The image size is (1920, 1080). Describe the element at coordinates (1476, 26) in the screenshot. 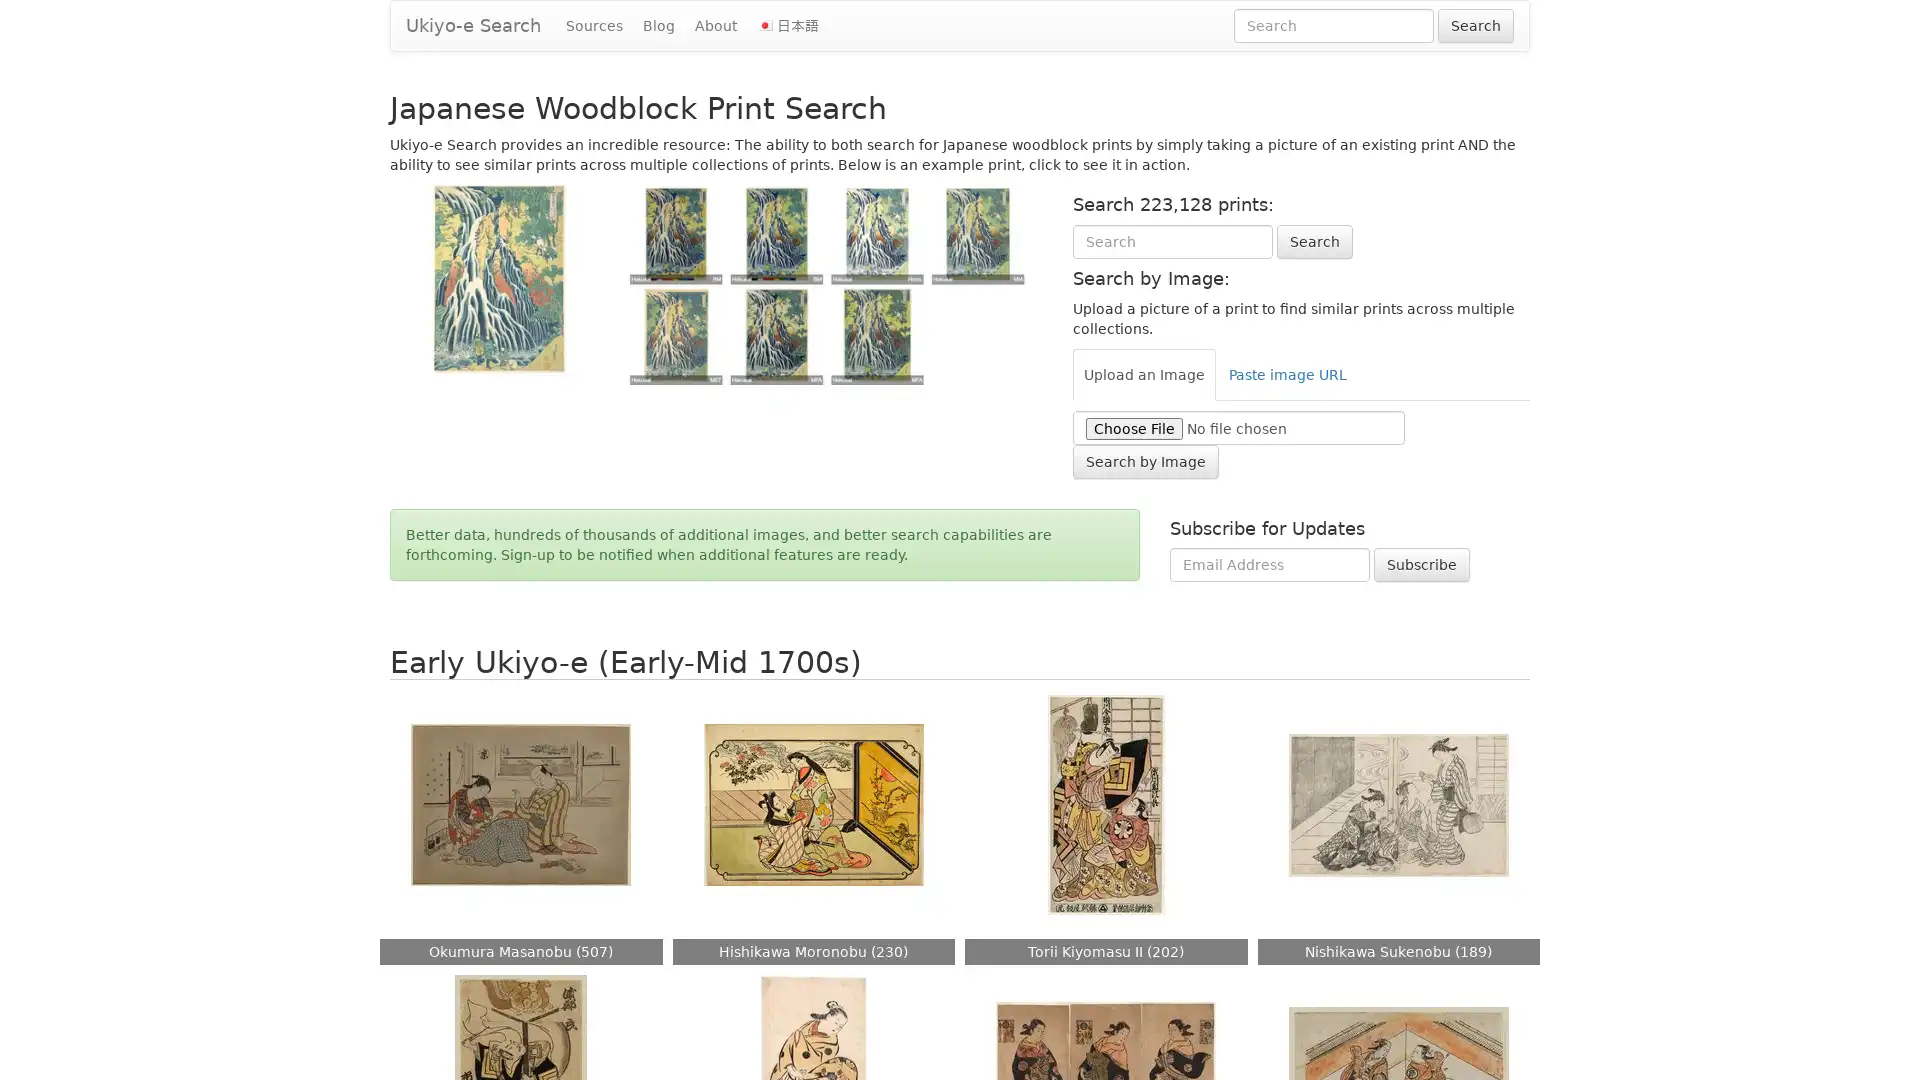

I see `Search` at that location.